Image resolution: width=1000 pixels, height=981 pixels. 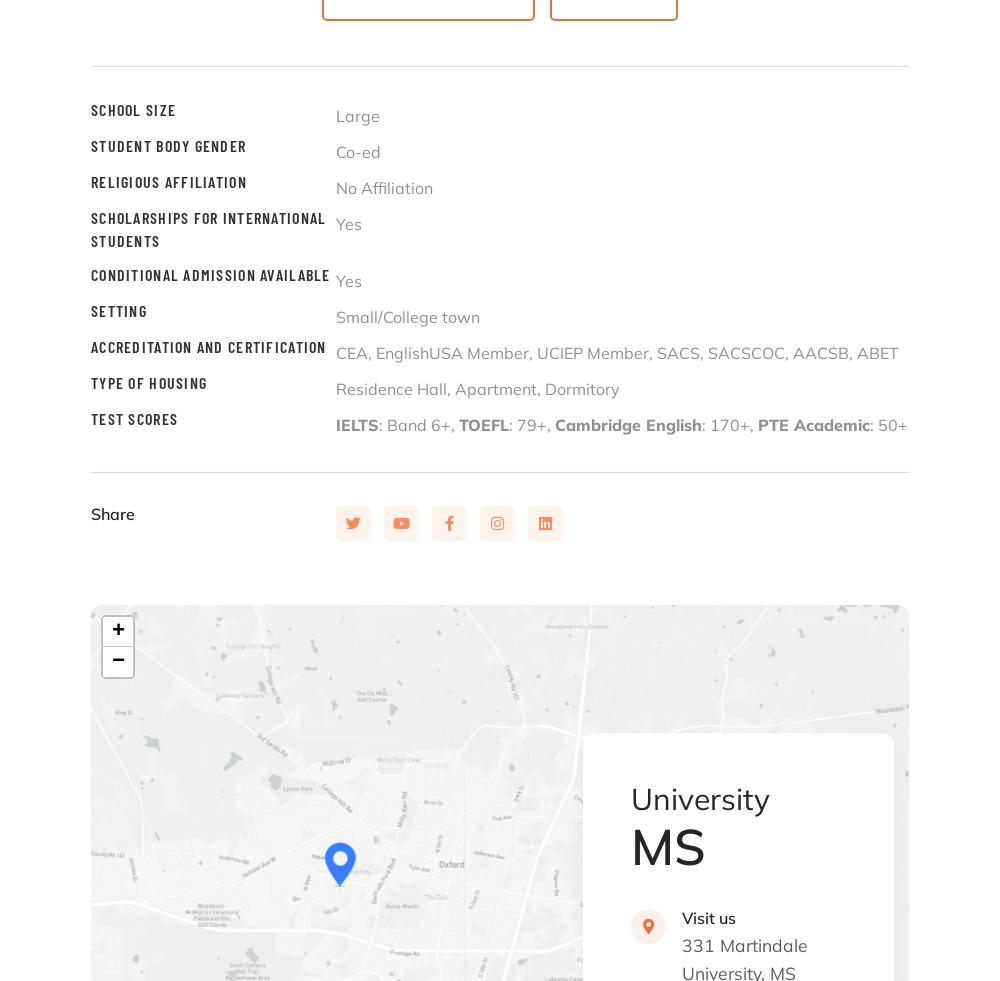 I want to click on 'Accreditation and Certification', so click(x=90, y=345).